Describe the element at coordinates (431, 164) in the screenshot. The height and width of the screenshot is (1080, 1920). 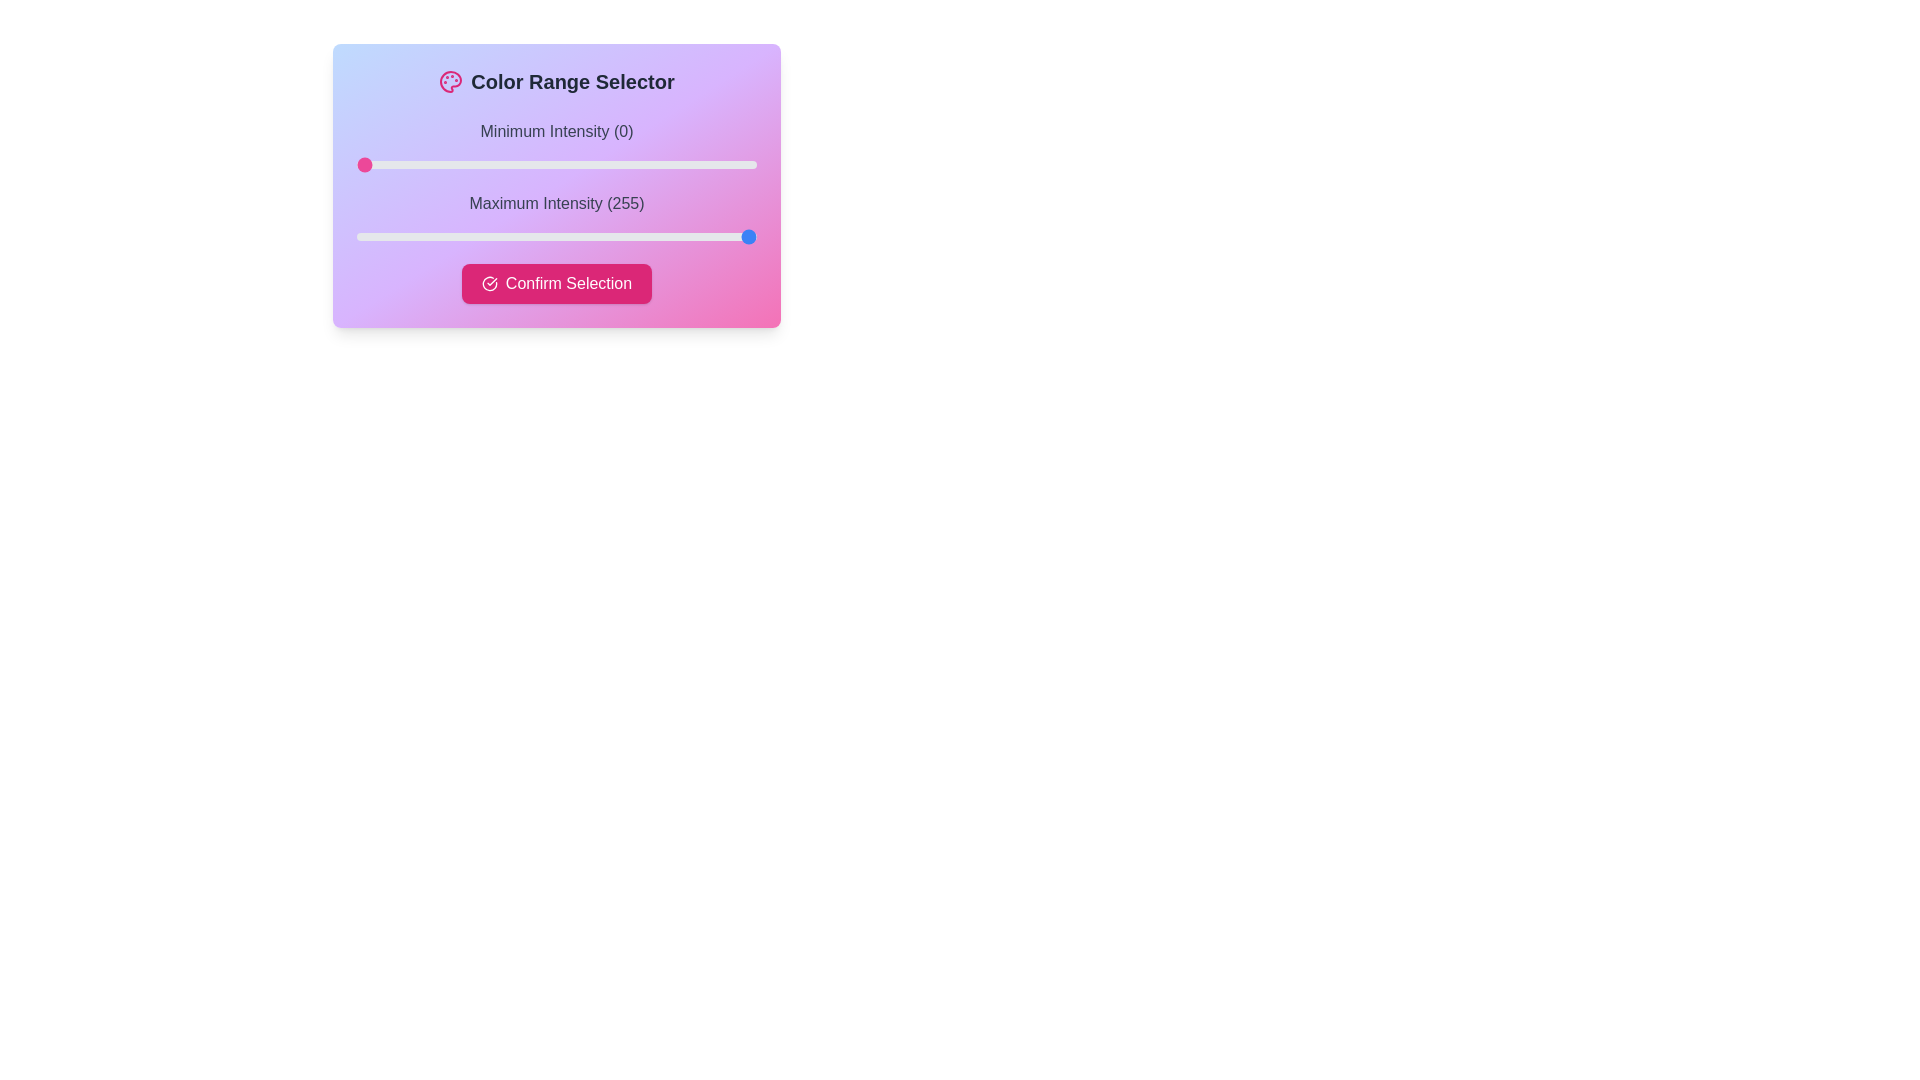
I see `the minimum intensity slider to 48 value` at that location.